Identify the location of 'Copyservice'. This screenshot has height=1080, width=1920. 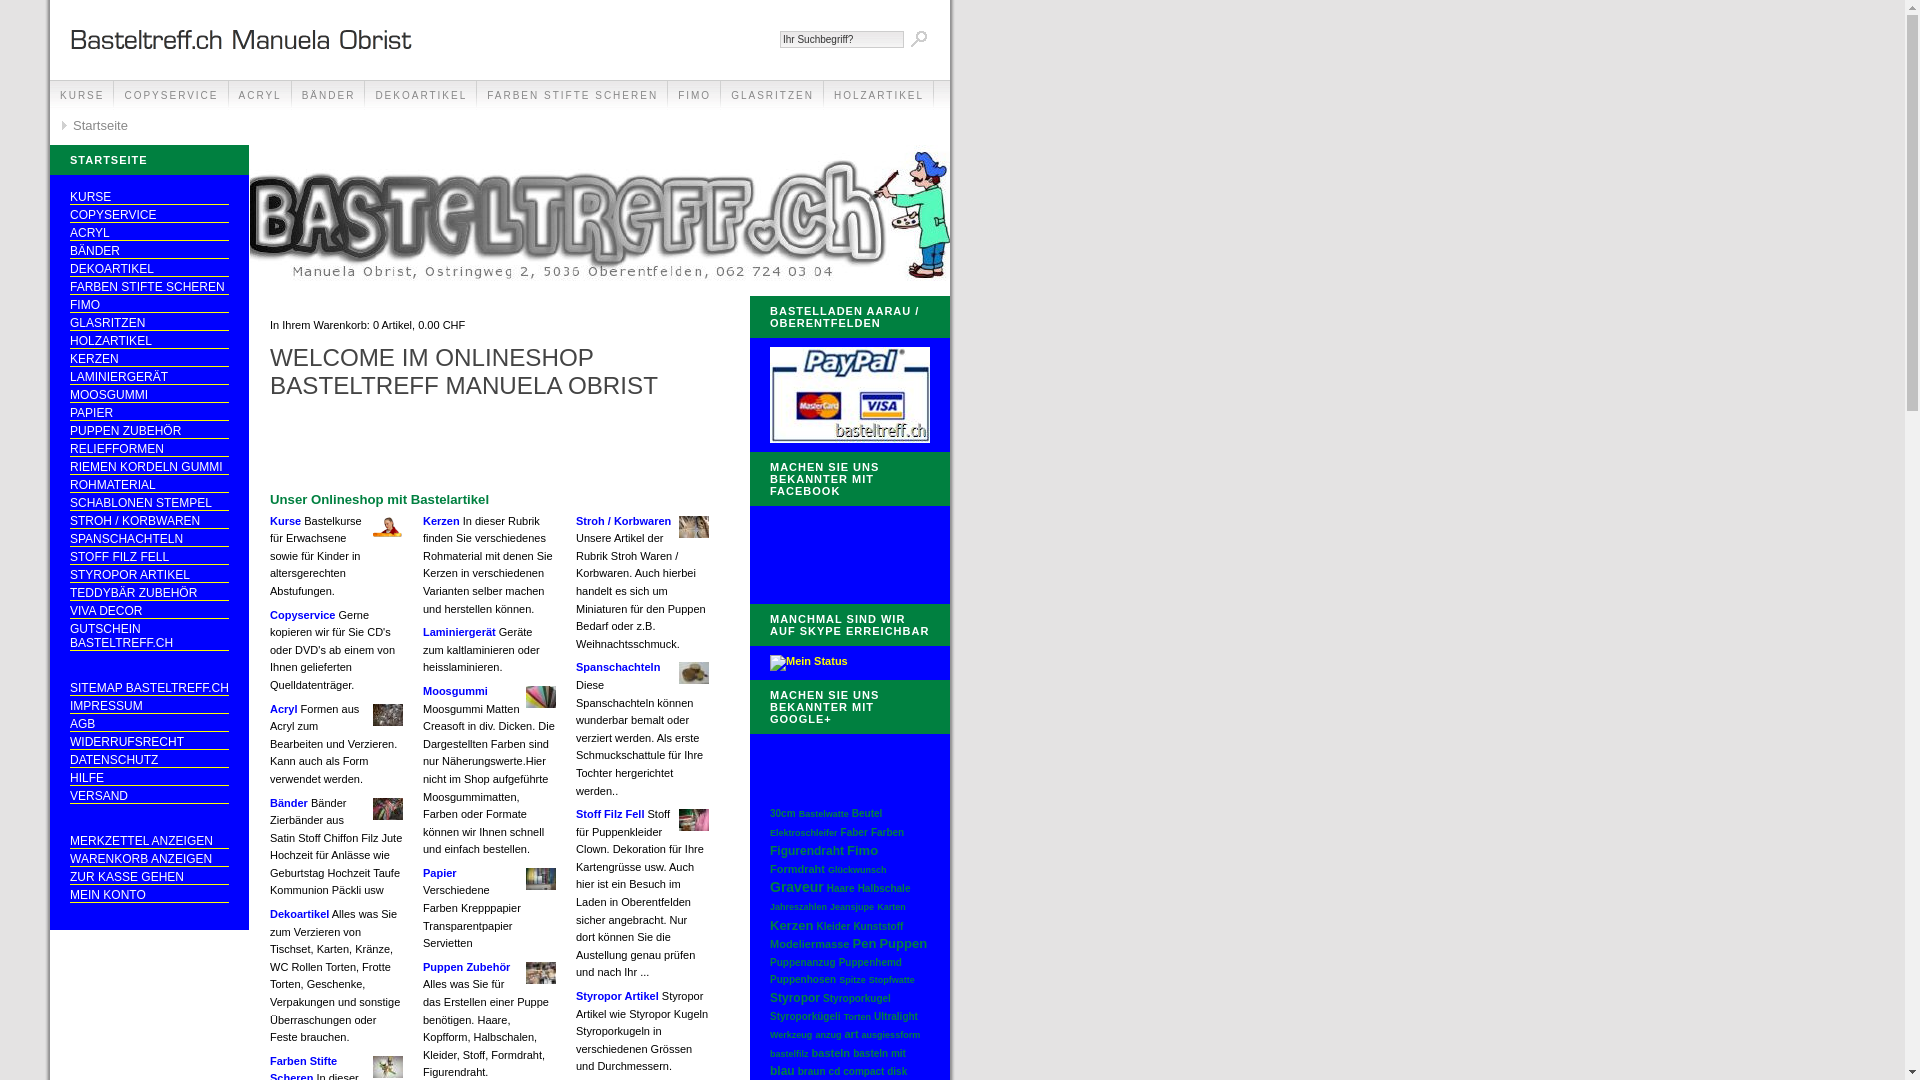
(268, 613).